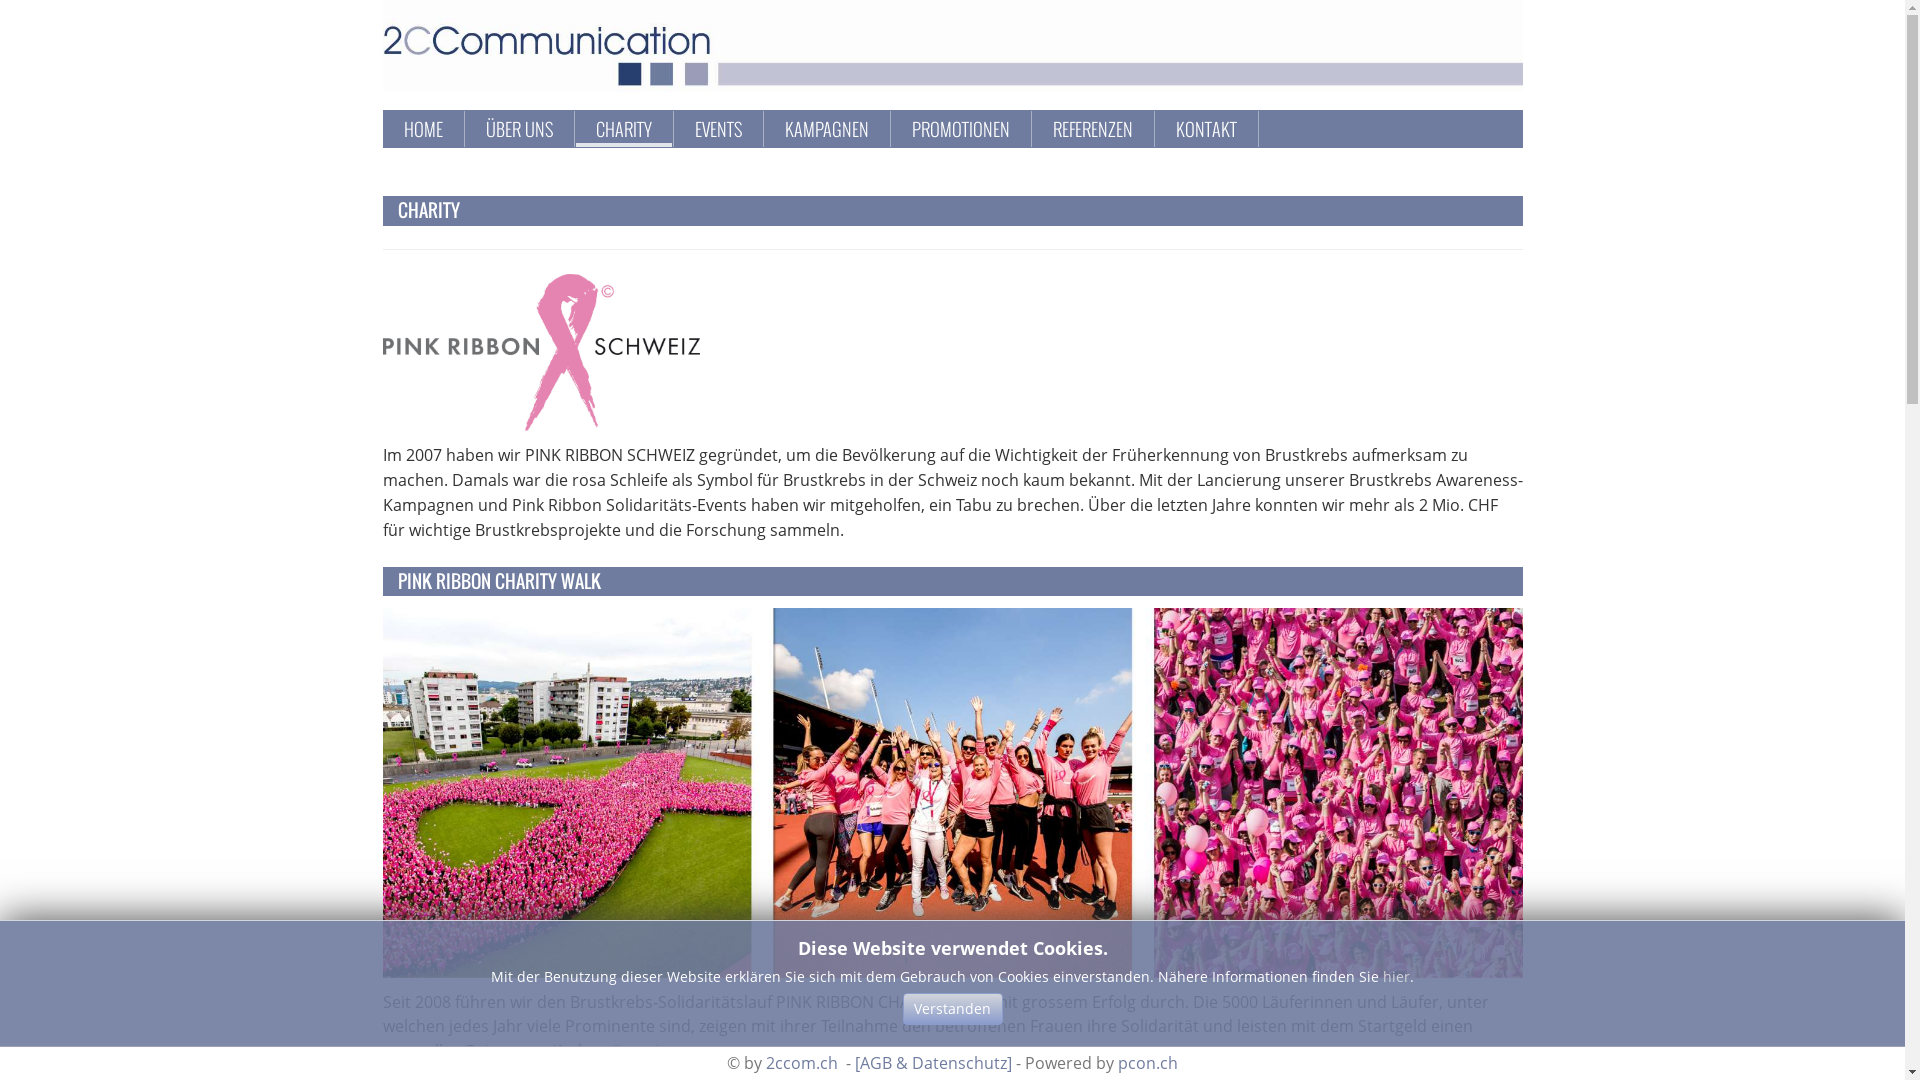 The width and height of the screenshot is (1920, 1080). I want to click on 'hier', so click(1395, 975).